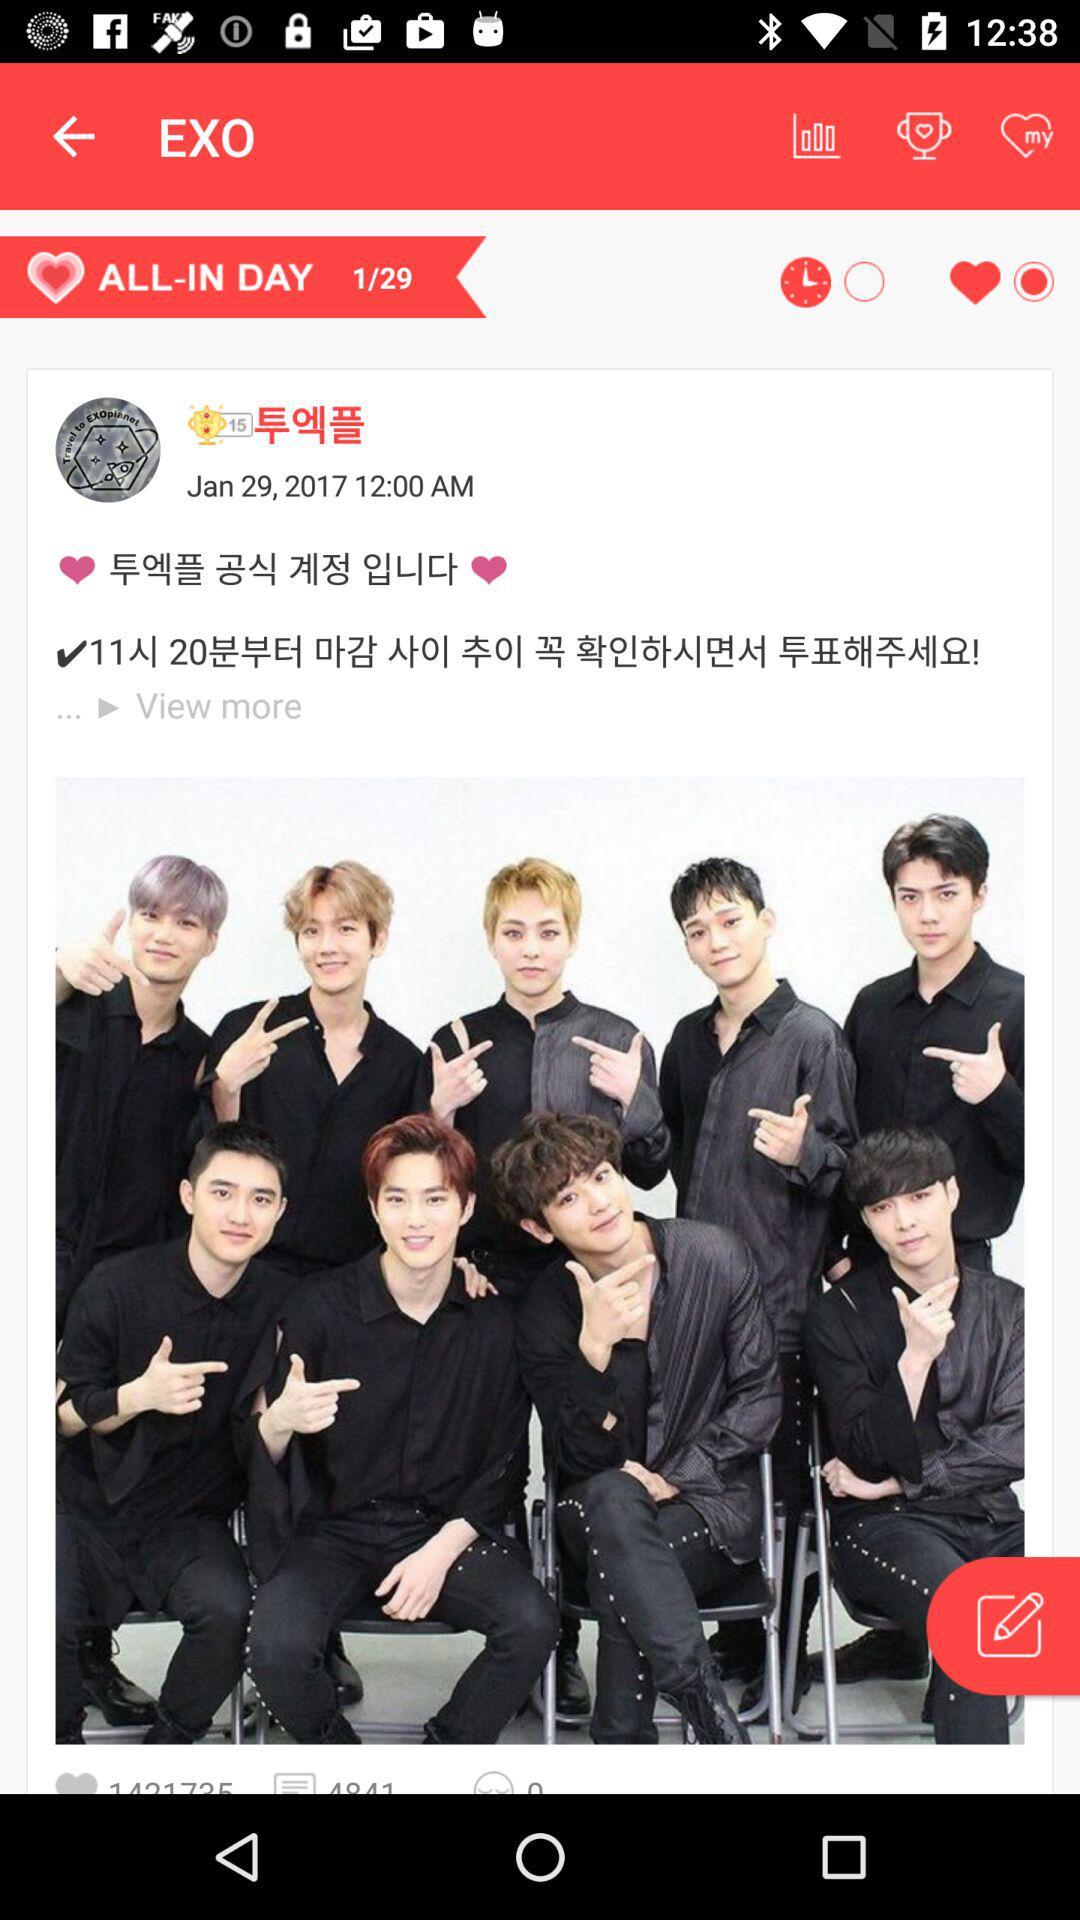 This screenshot has height=1920, width=1080. What do you see at coordinates (242, 276) in the screenshot?
I see `1/29` at bounding box center [242, 276].